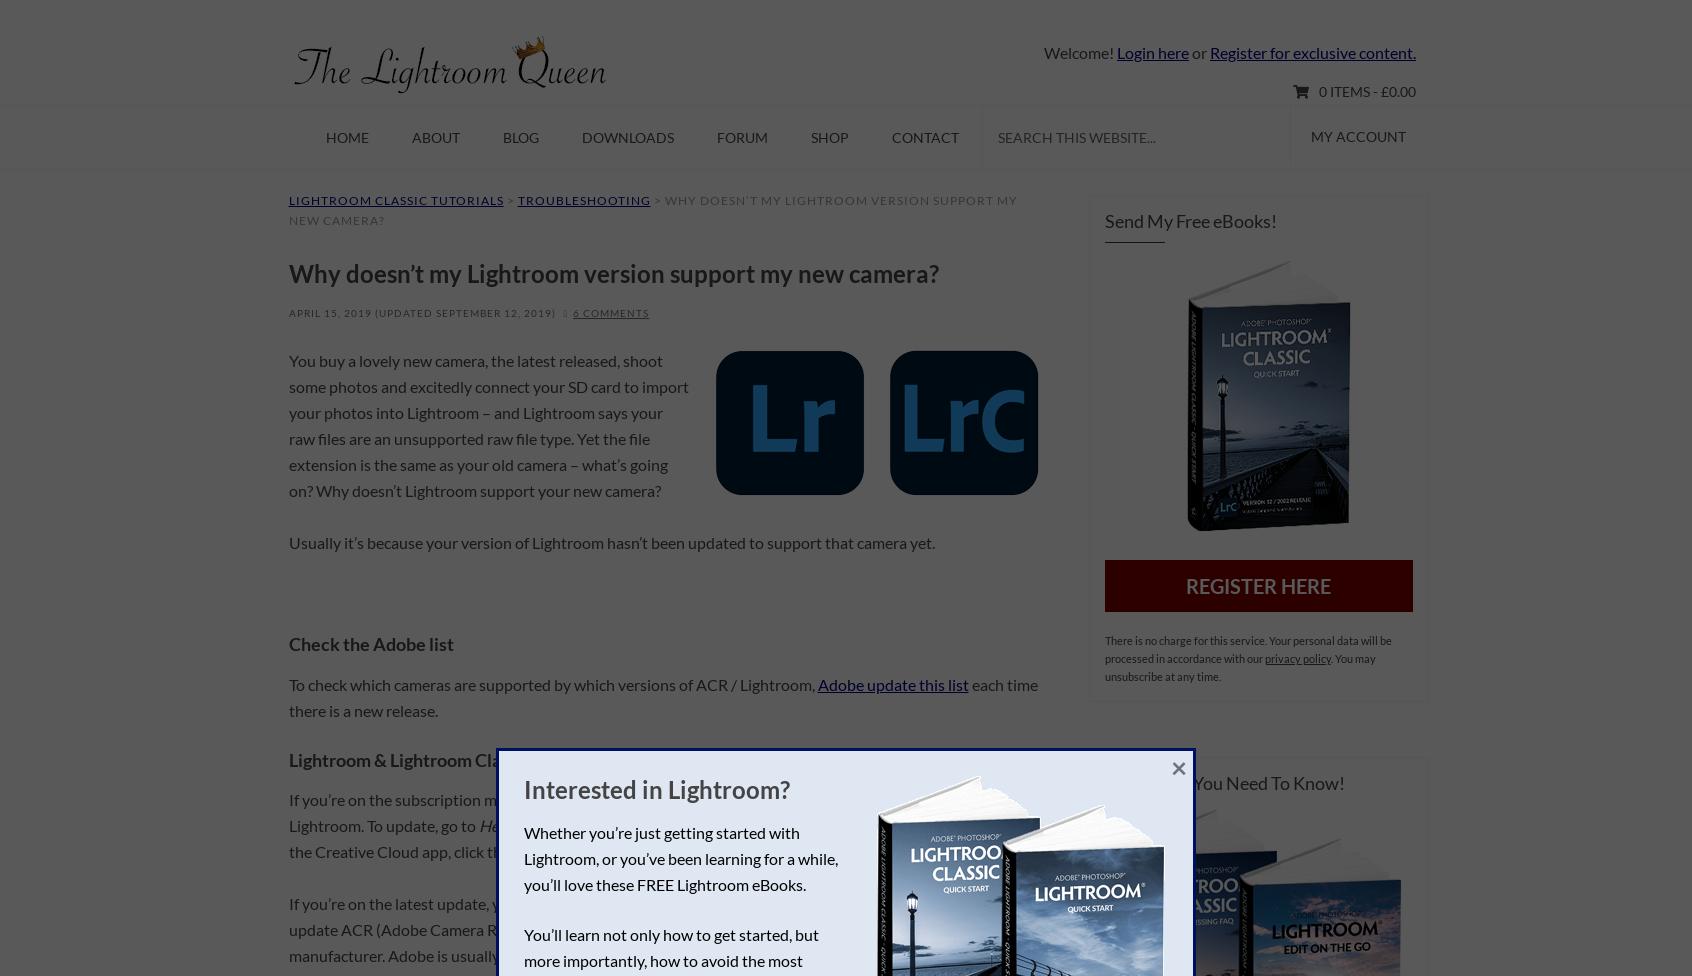  I want to click on 'Login here', so click(1151, 52).